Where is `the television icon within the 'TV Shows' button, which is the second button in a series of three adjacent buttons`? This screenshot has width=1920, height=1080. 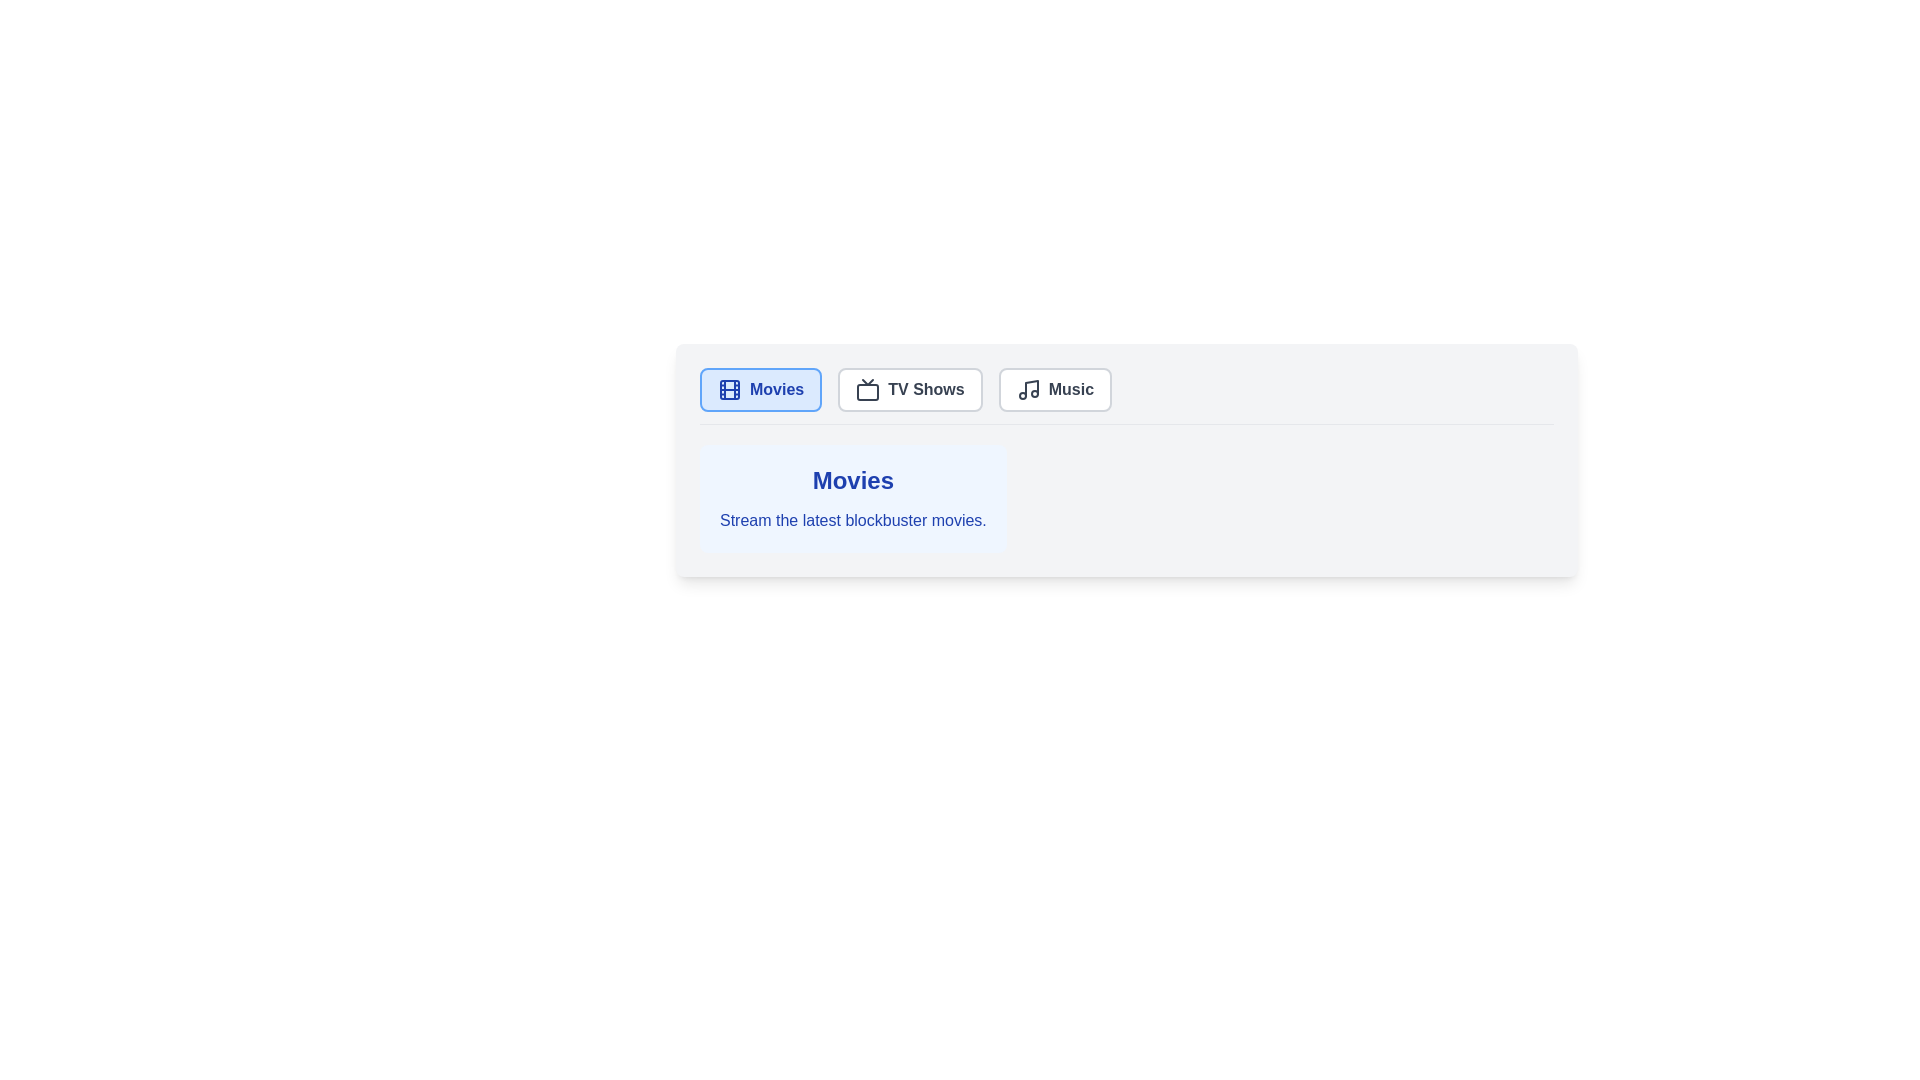 the television icon within the 'TV Shows' button, which is the second button in a series of three adjacent buttons is located at coordinates (868, 389).